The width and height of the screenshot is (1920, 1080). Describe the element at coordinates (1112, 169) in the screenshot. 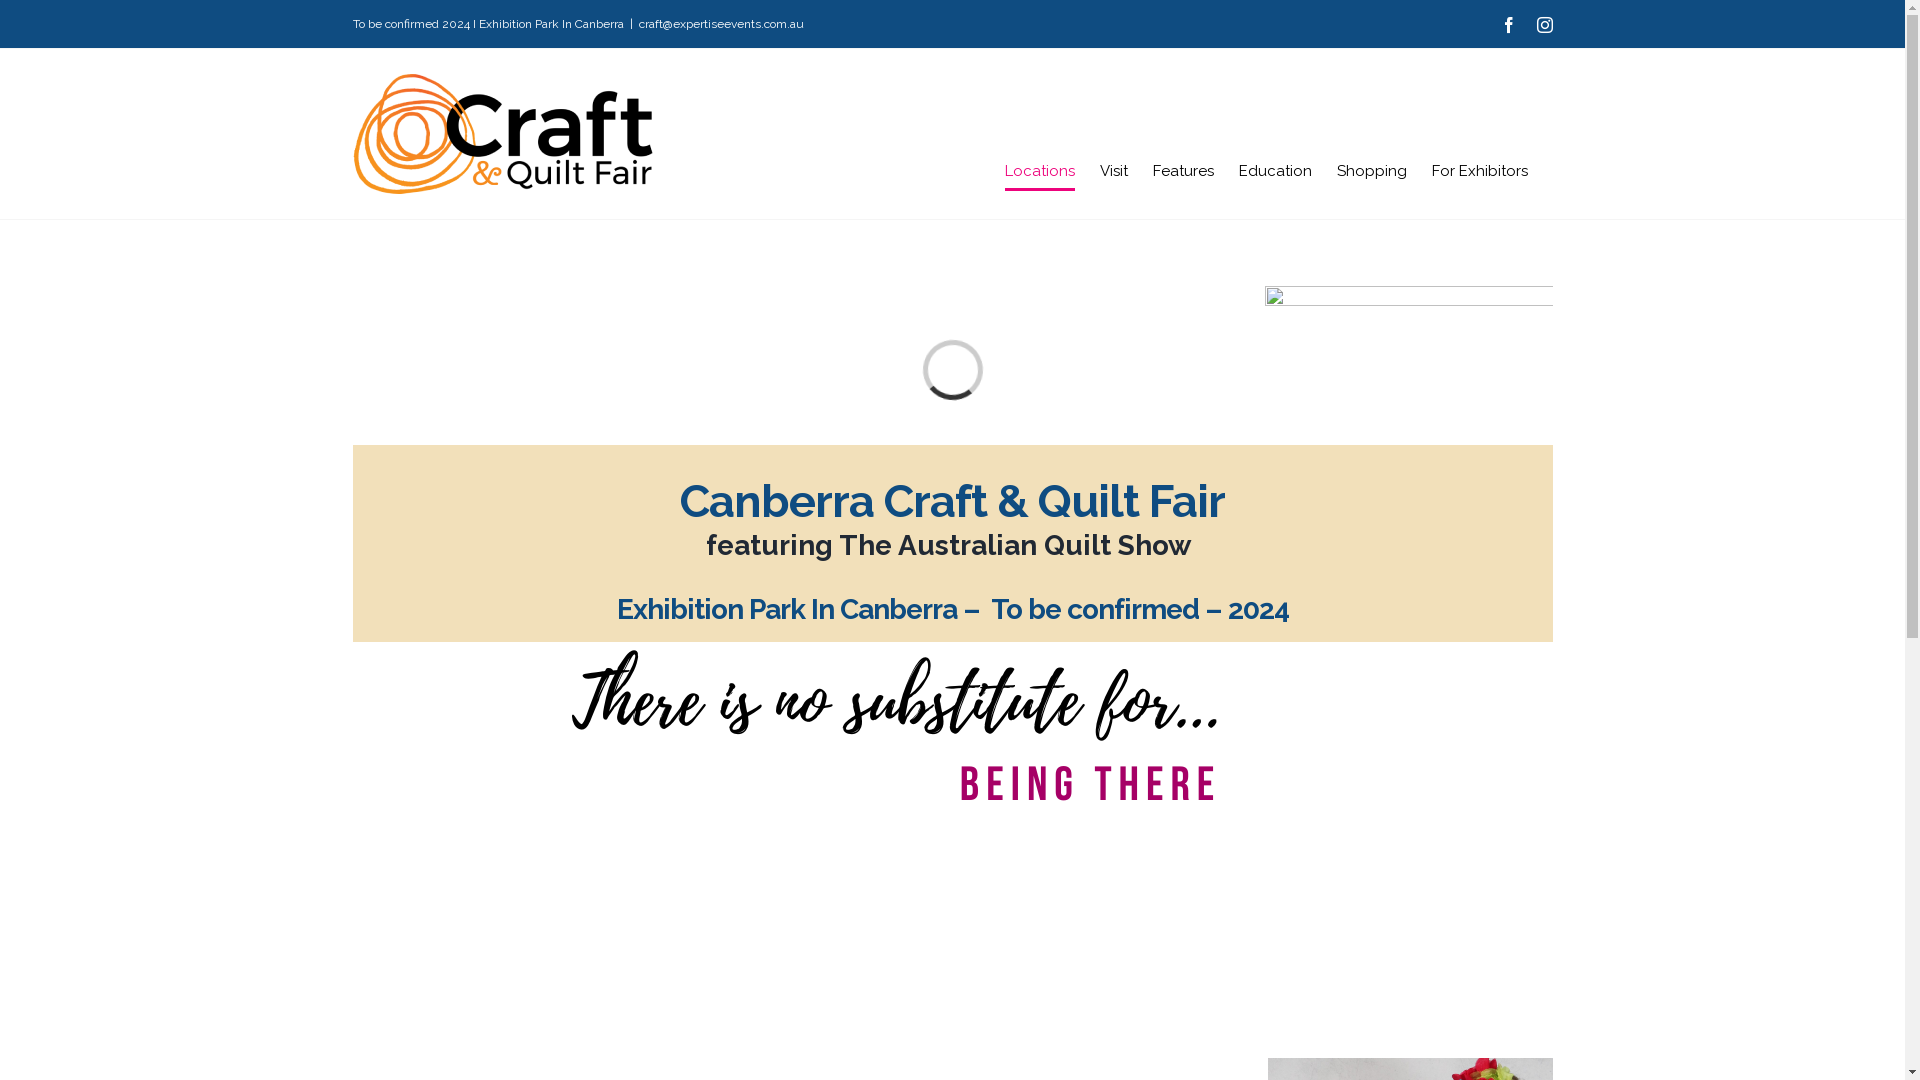

I see `'Visit'` at that location.